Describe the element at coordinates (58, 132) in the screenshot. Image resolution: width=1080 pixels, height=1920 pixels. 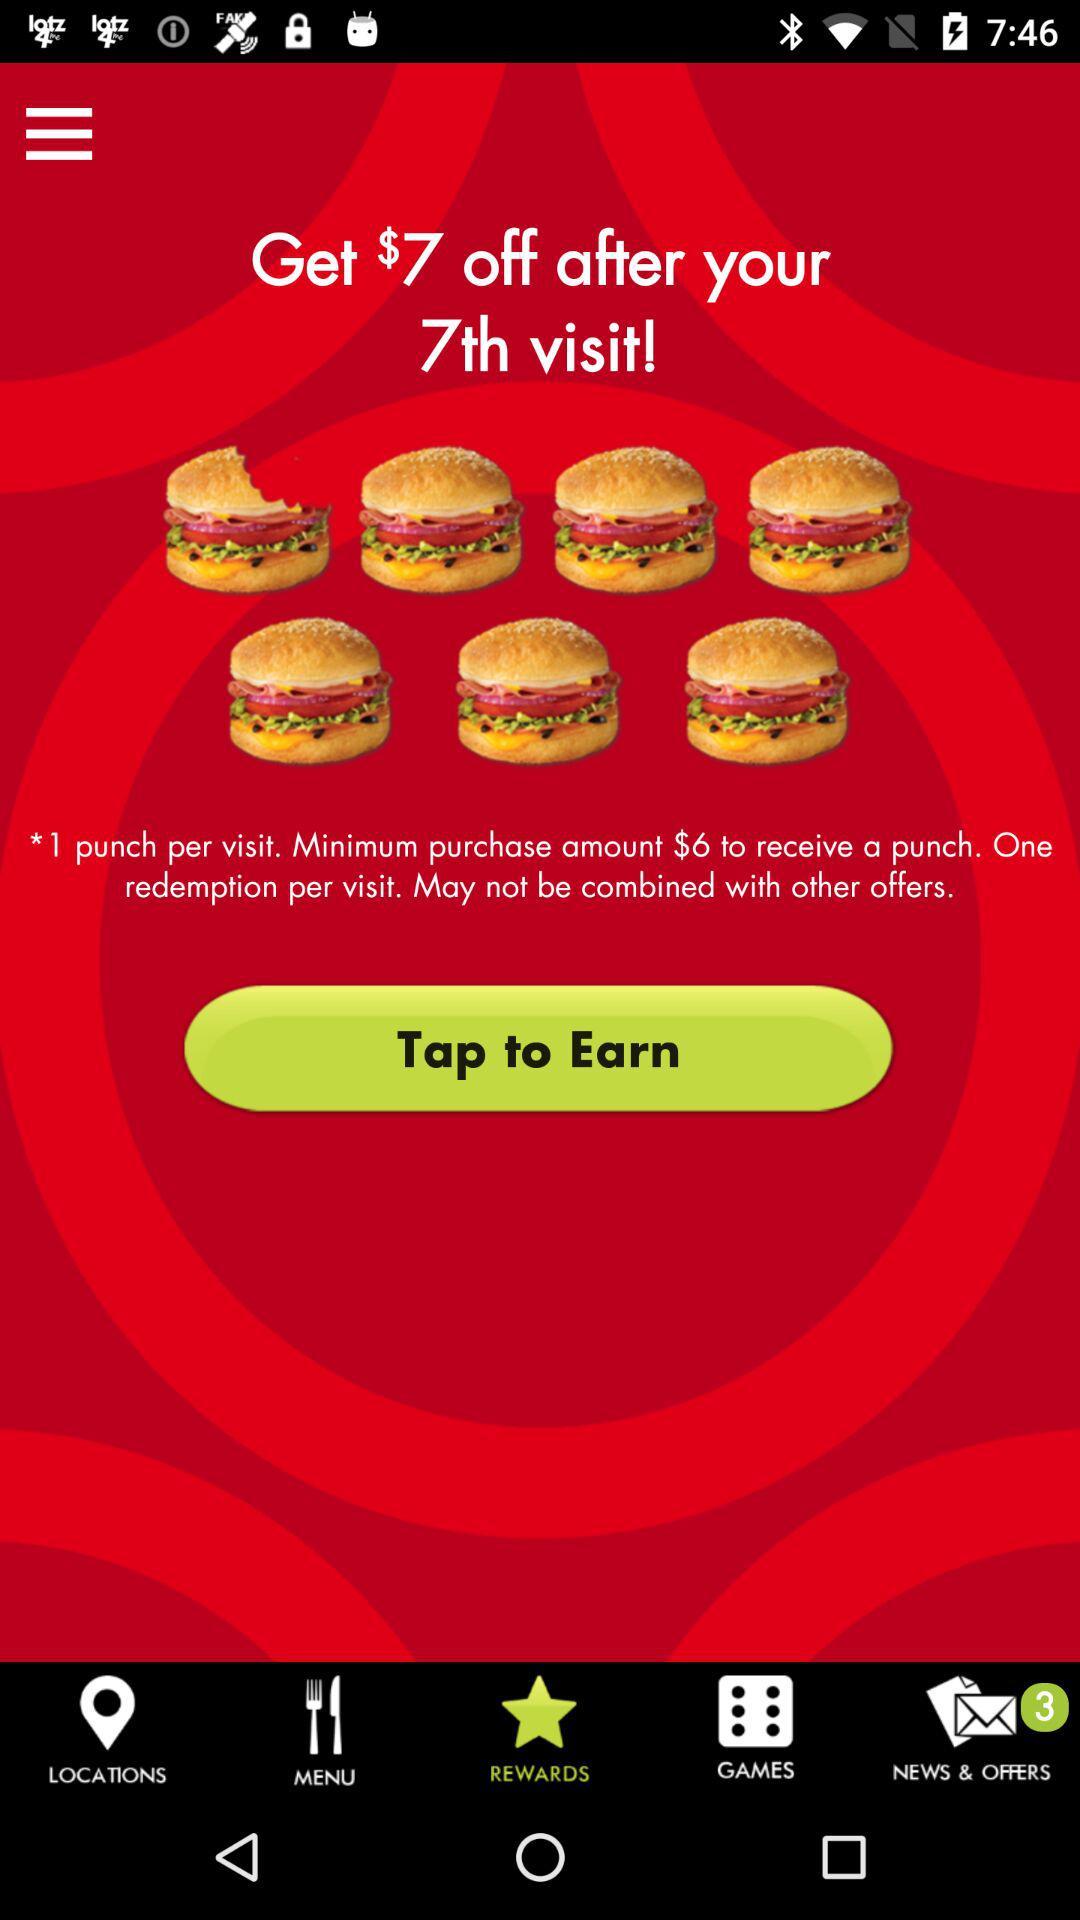
I see `menu` at that location.